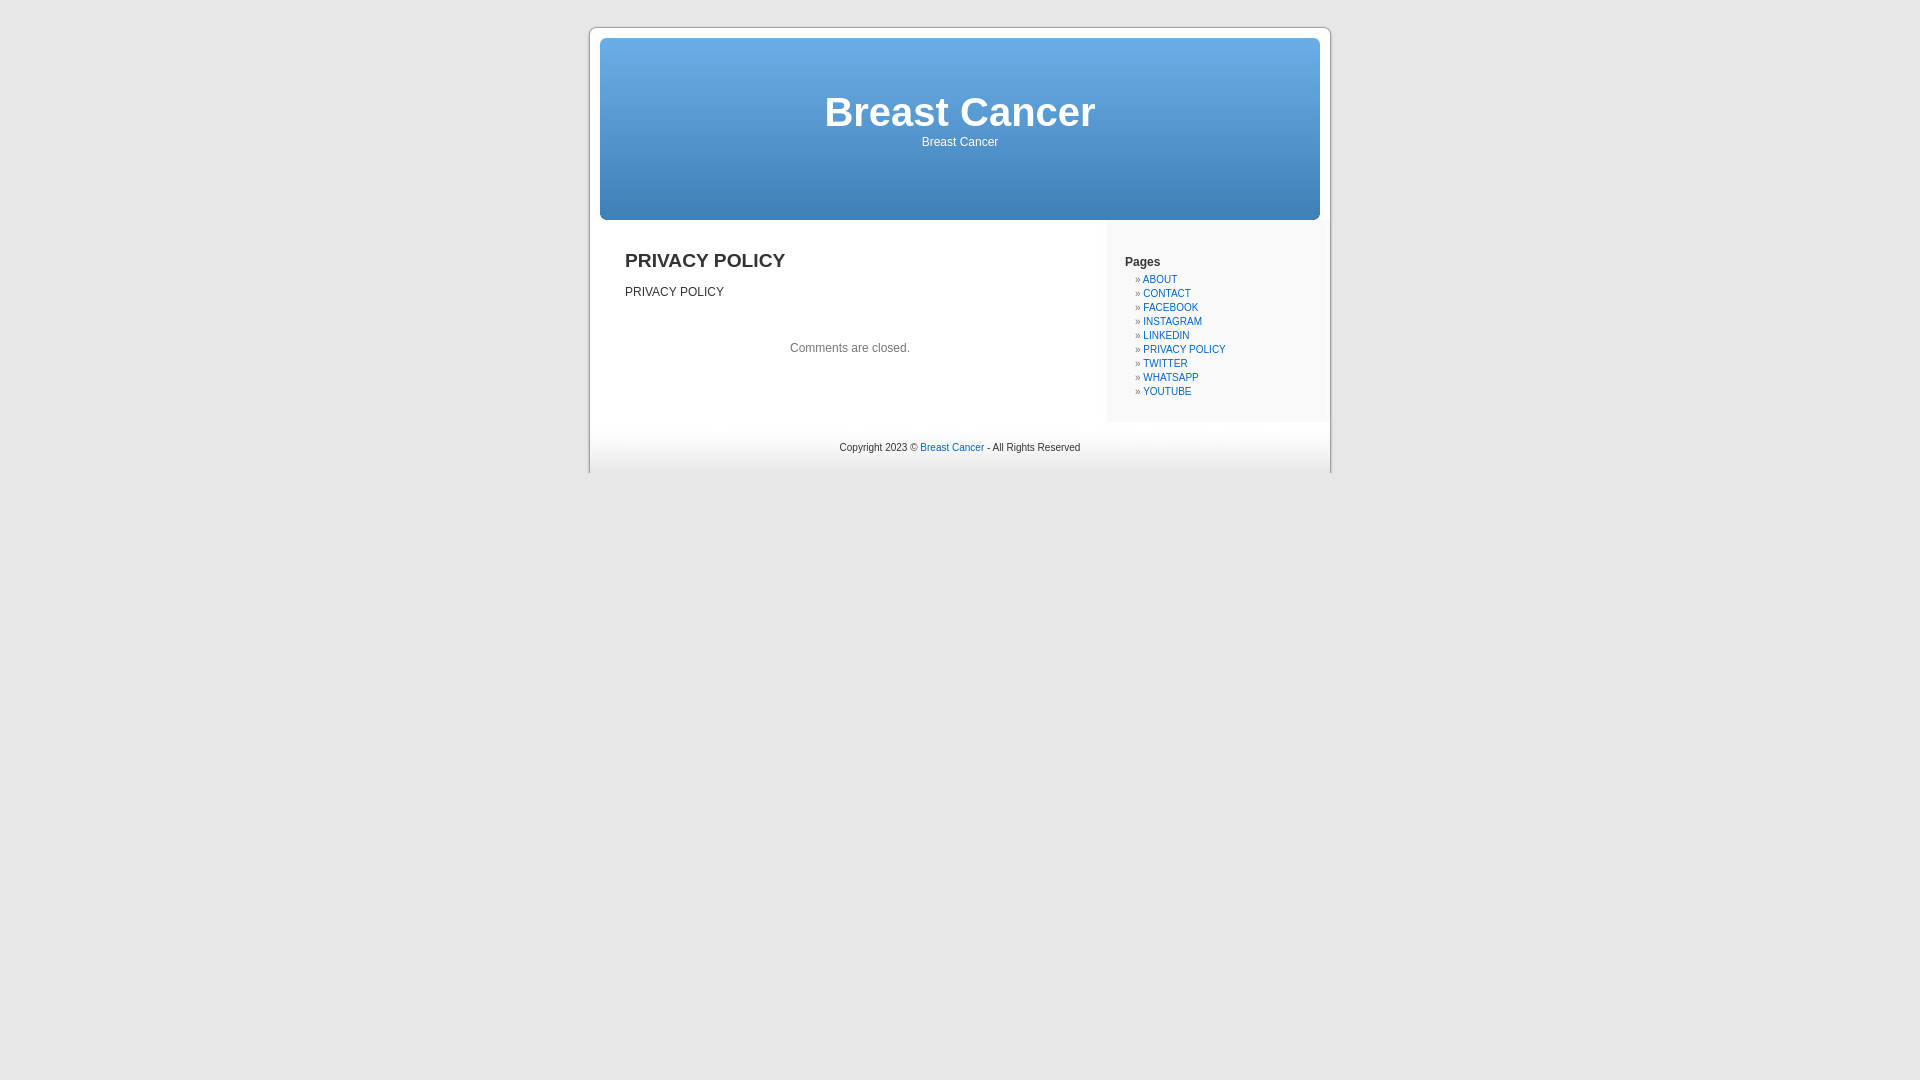  What do you see at coordinates (1172, 320) in the screenshot?
I see `'INSTAGRAM'` at bounding box center [1172, 320].